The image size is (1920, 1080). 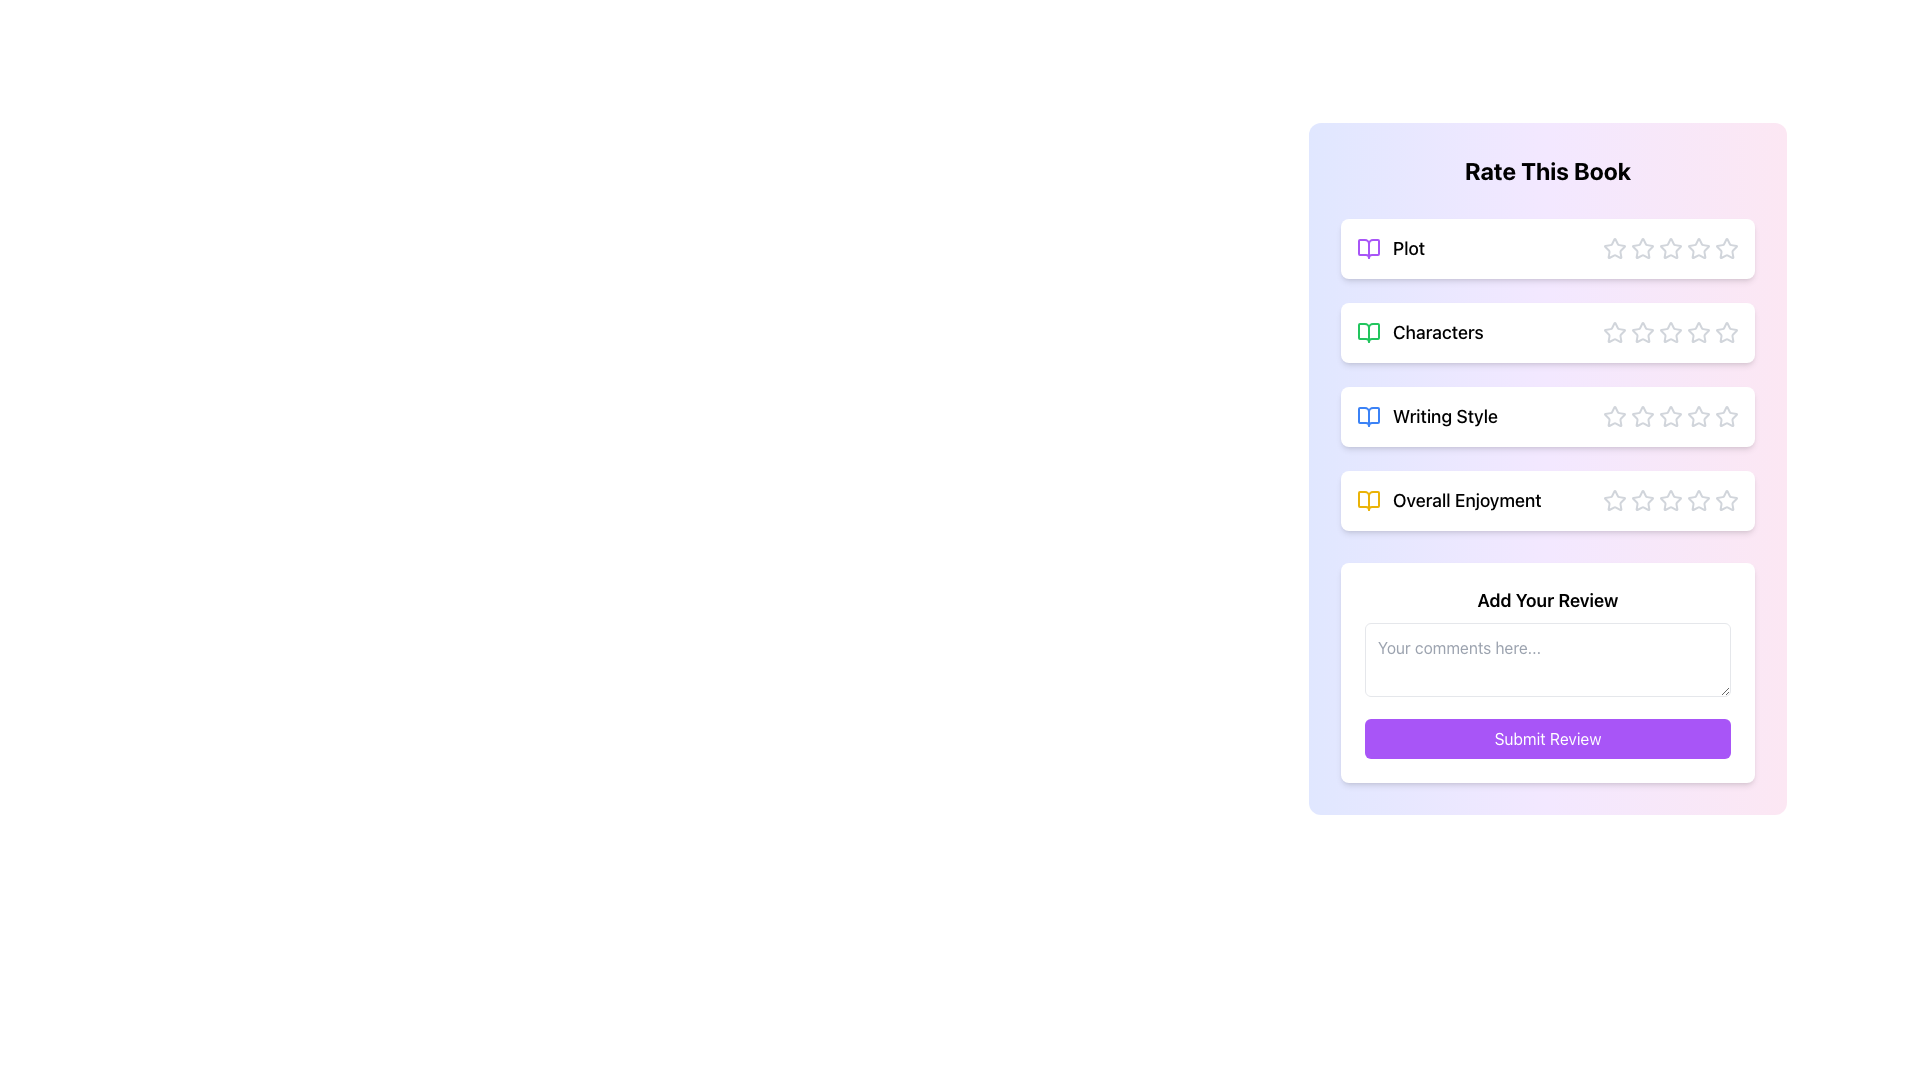 What do you see at coordinates (1670, 415) in the screenshot?
I see `the fourth star in the 'Writing Style' category to rate it` at bounding box center [1670, 415].